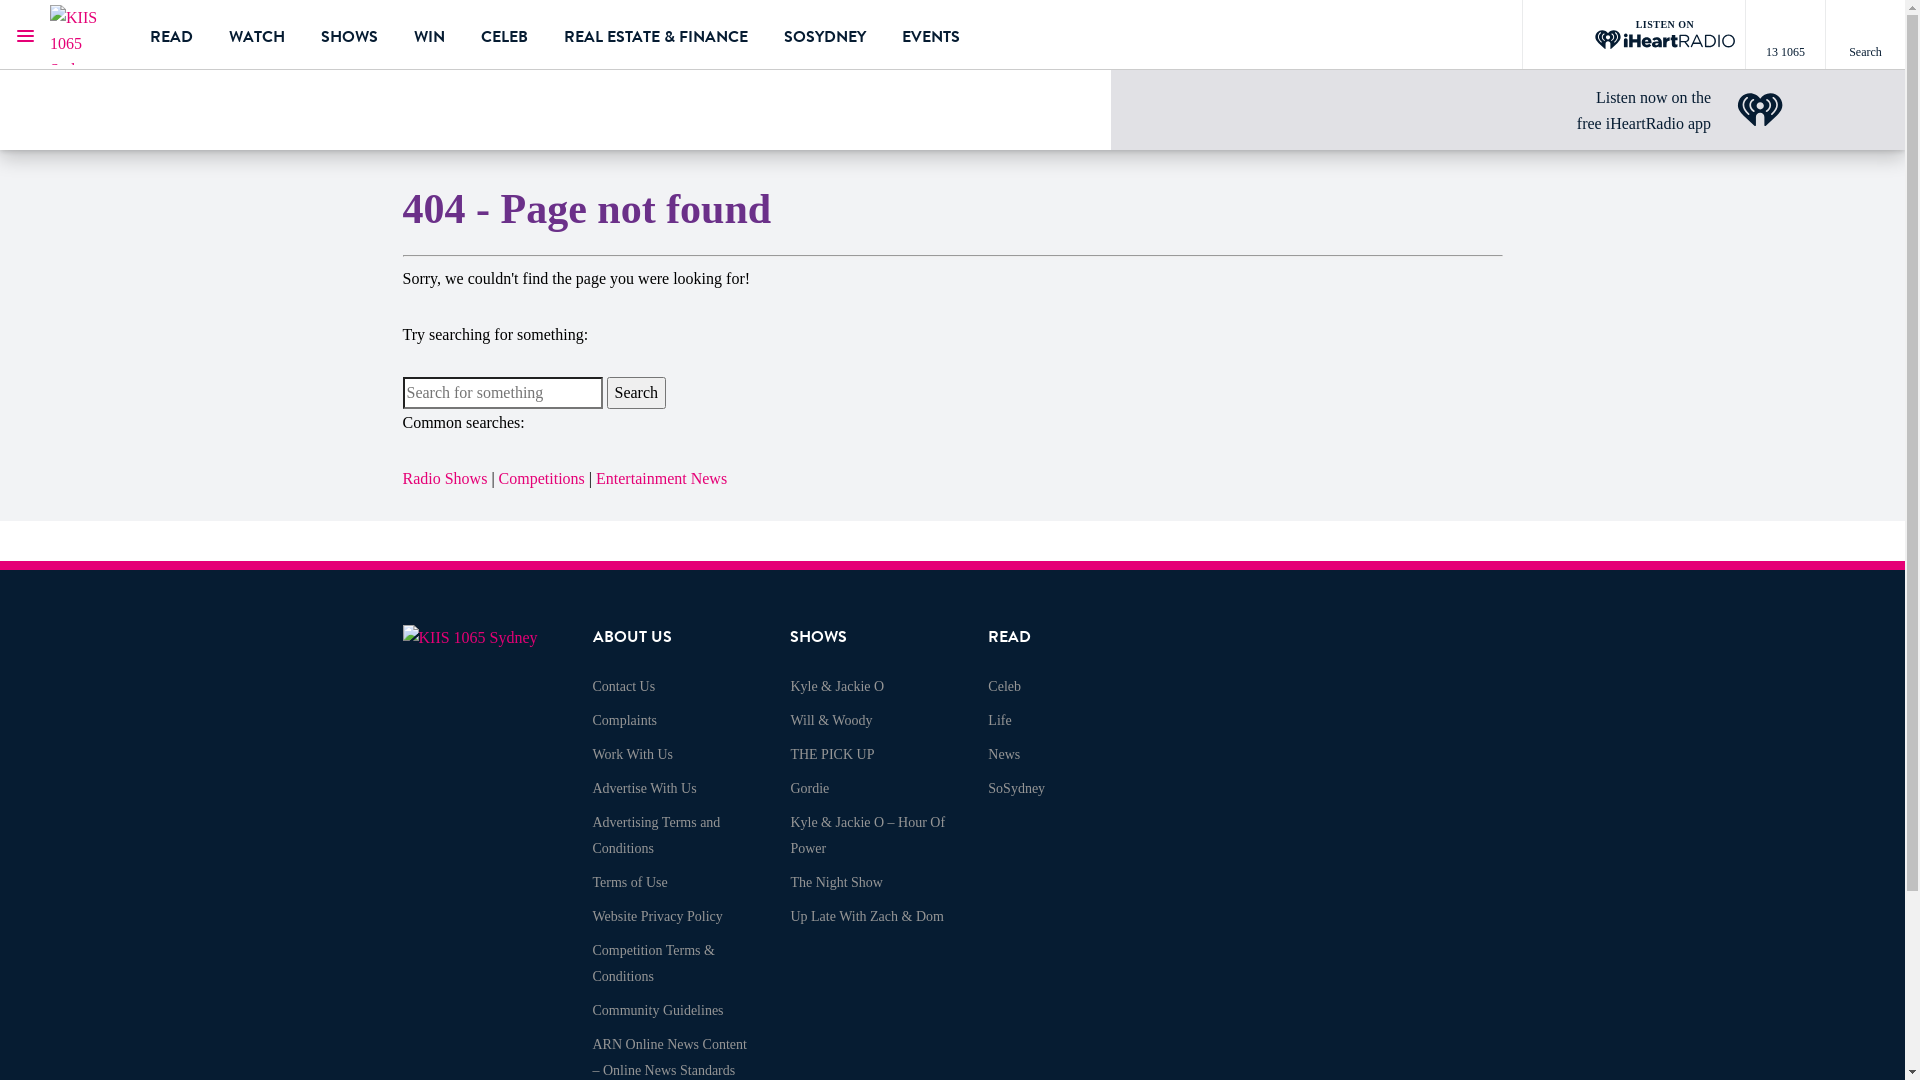  What do you see at coordinates (590, 685) in the screenshot?
I see `'Contact Us'` at bounding box center [590, 685].